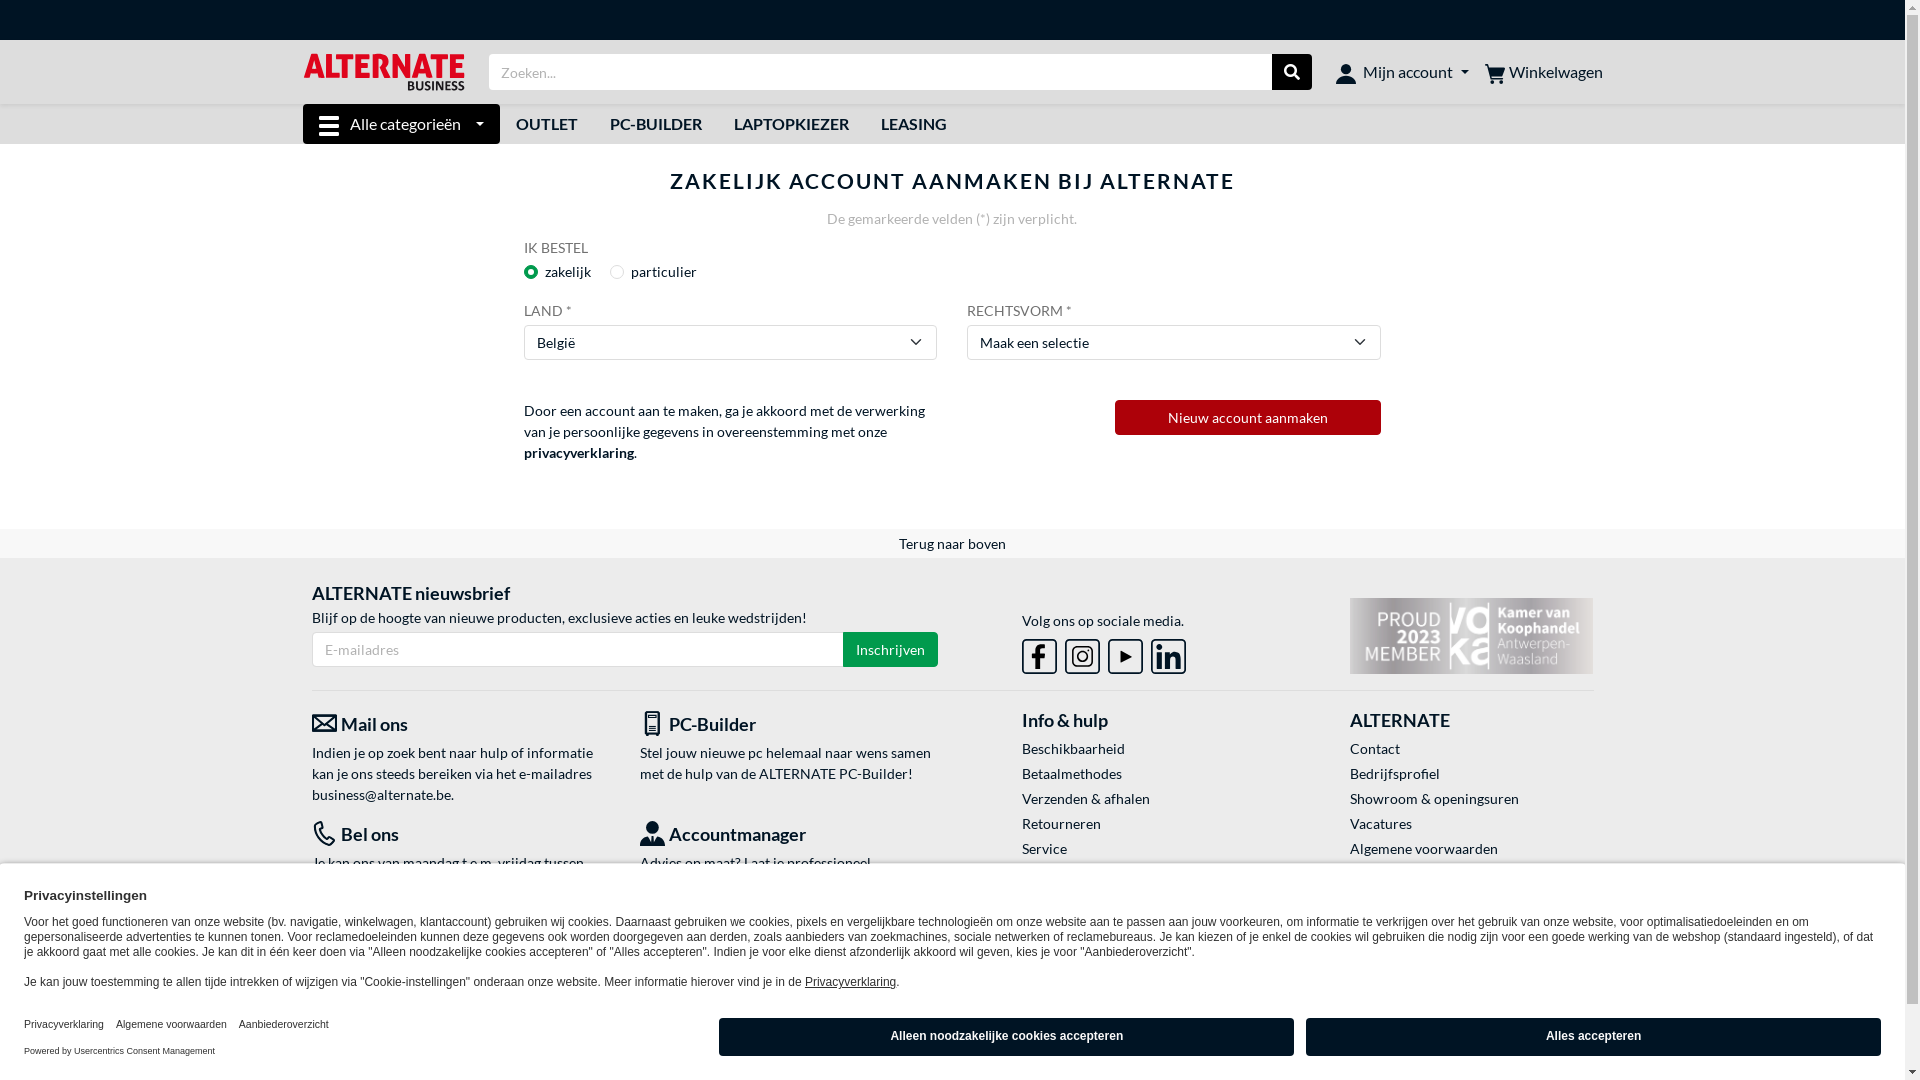  Describe the element at coordinates (656, 123) in the screenshot. I see `'PC-BUILDER'` at that location.